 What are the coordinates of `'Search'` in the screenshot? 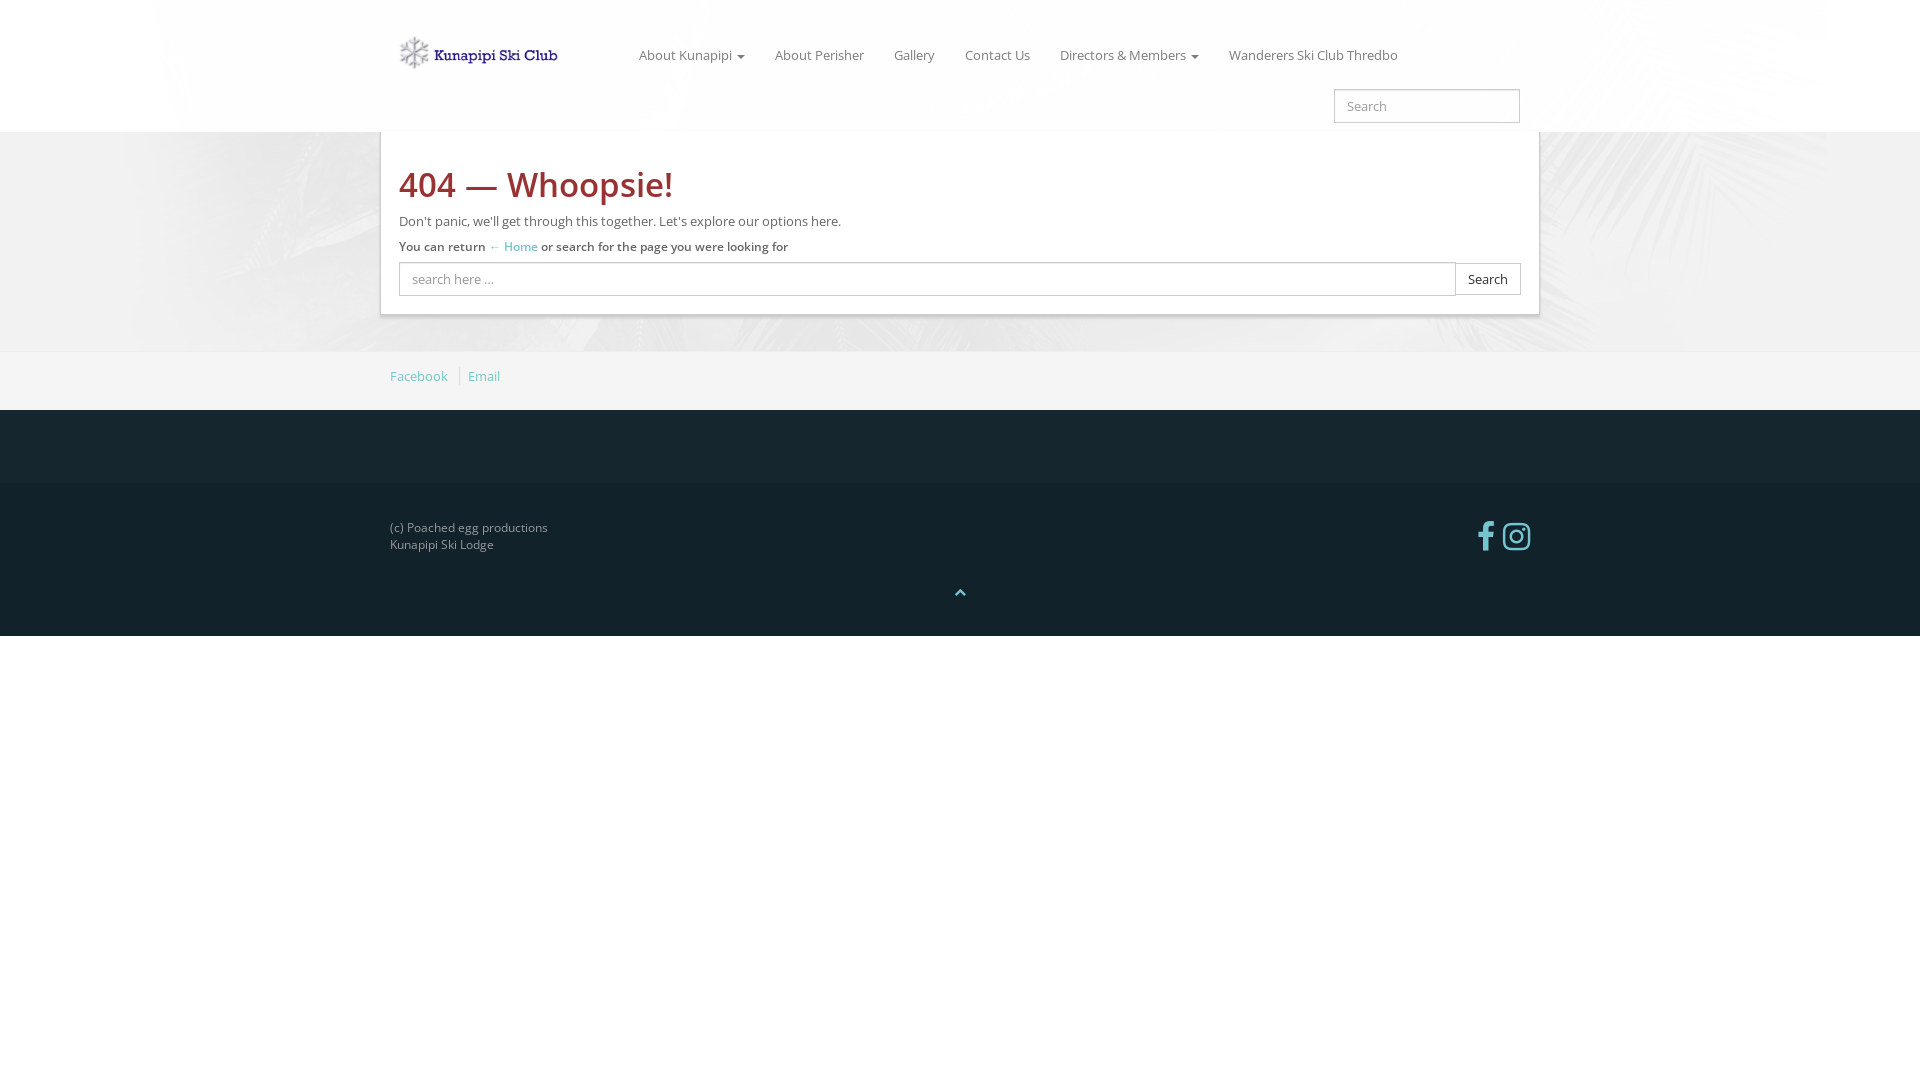 It's located at (1488, 279).